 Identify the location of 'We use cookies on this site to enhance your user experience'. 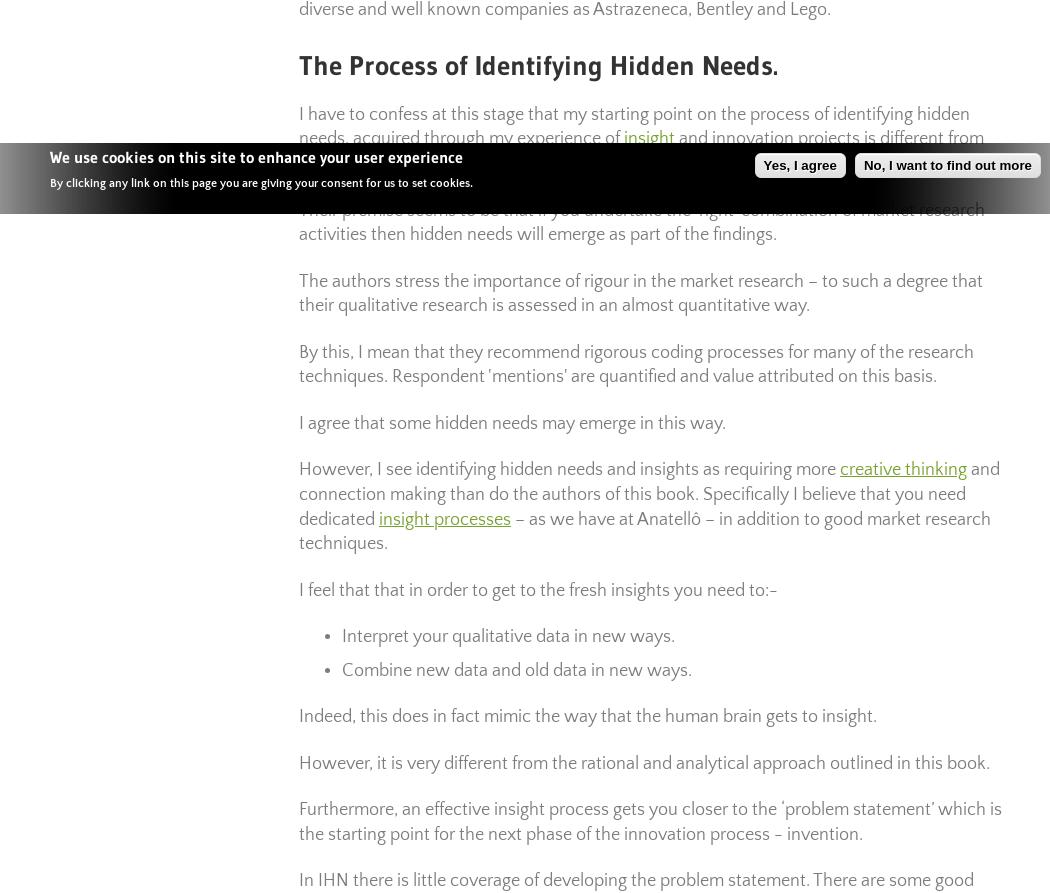
(256, 155).